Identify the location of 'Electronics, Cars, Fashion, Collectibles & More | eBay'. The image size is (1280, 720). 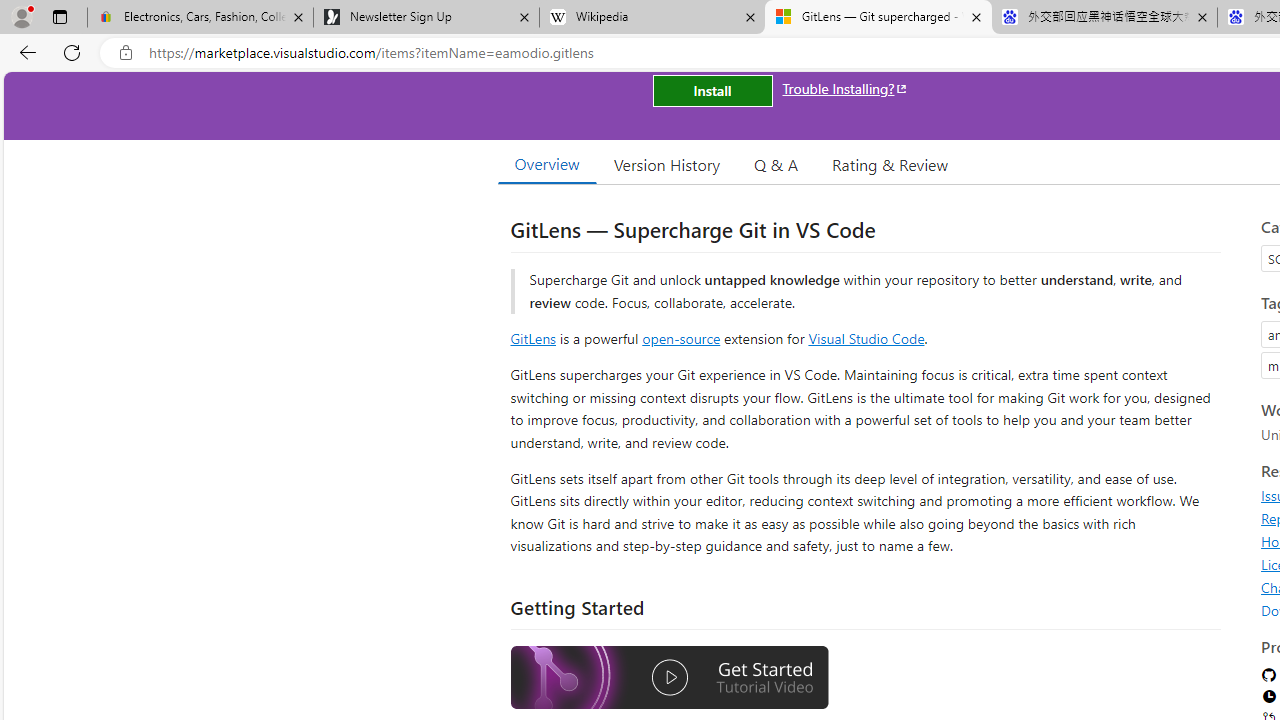
(200, 17).